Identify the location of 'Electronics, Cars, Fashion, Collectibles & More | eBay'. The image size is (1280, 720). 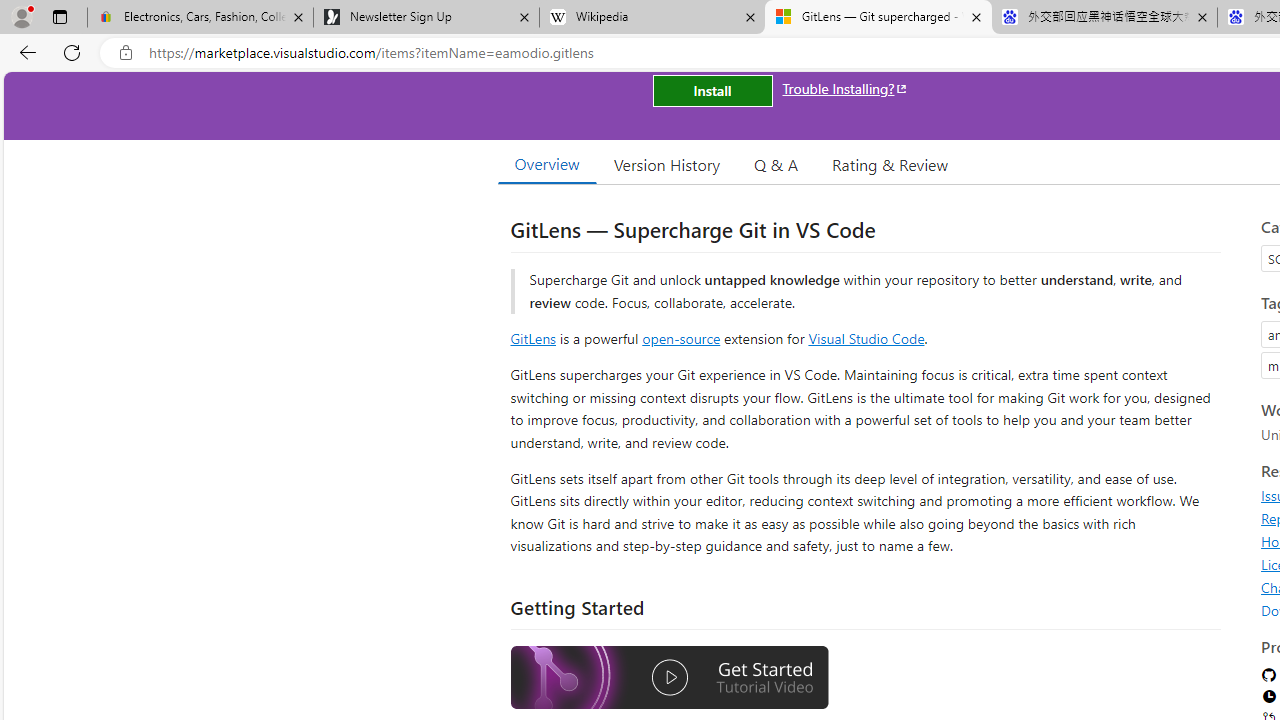
(200, 17).